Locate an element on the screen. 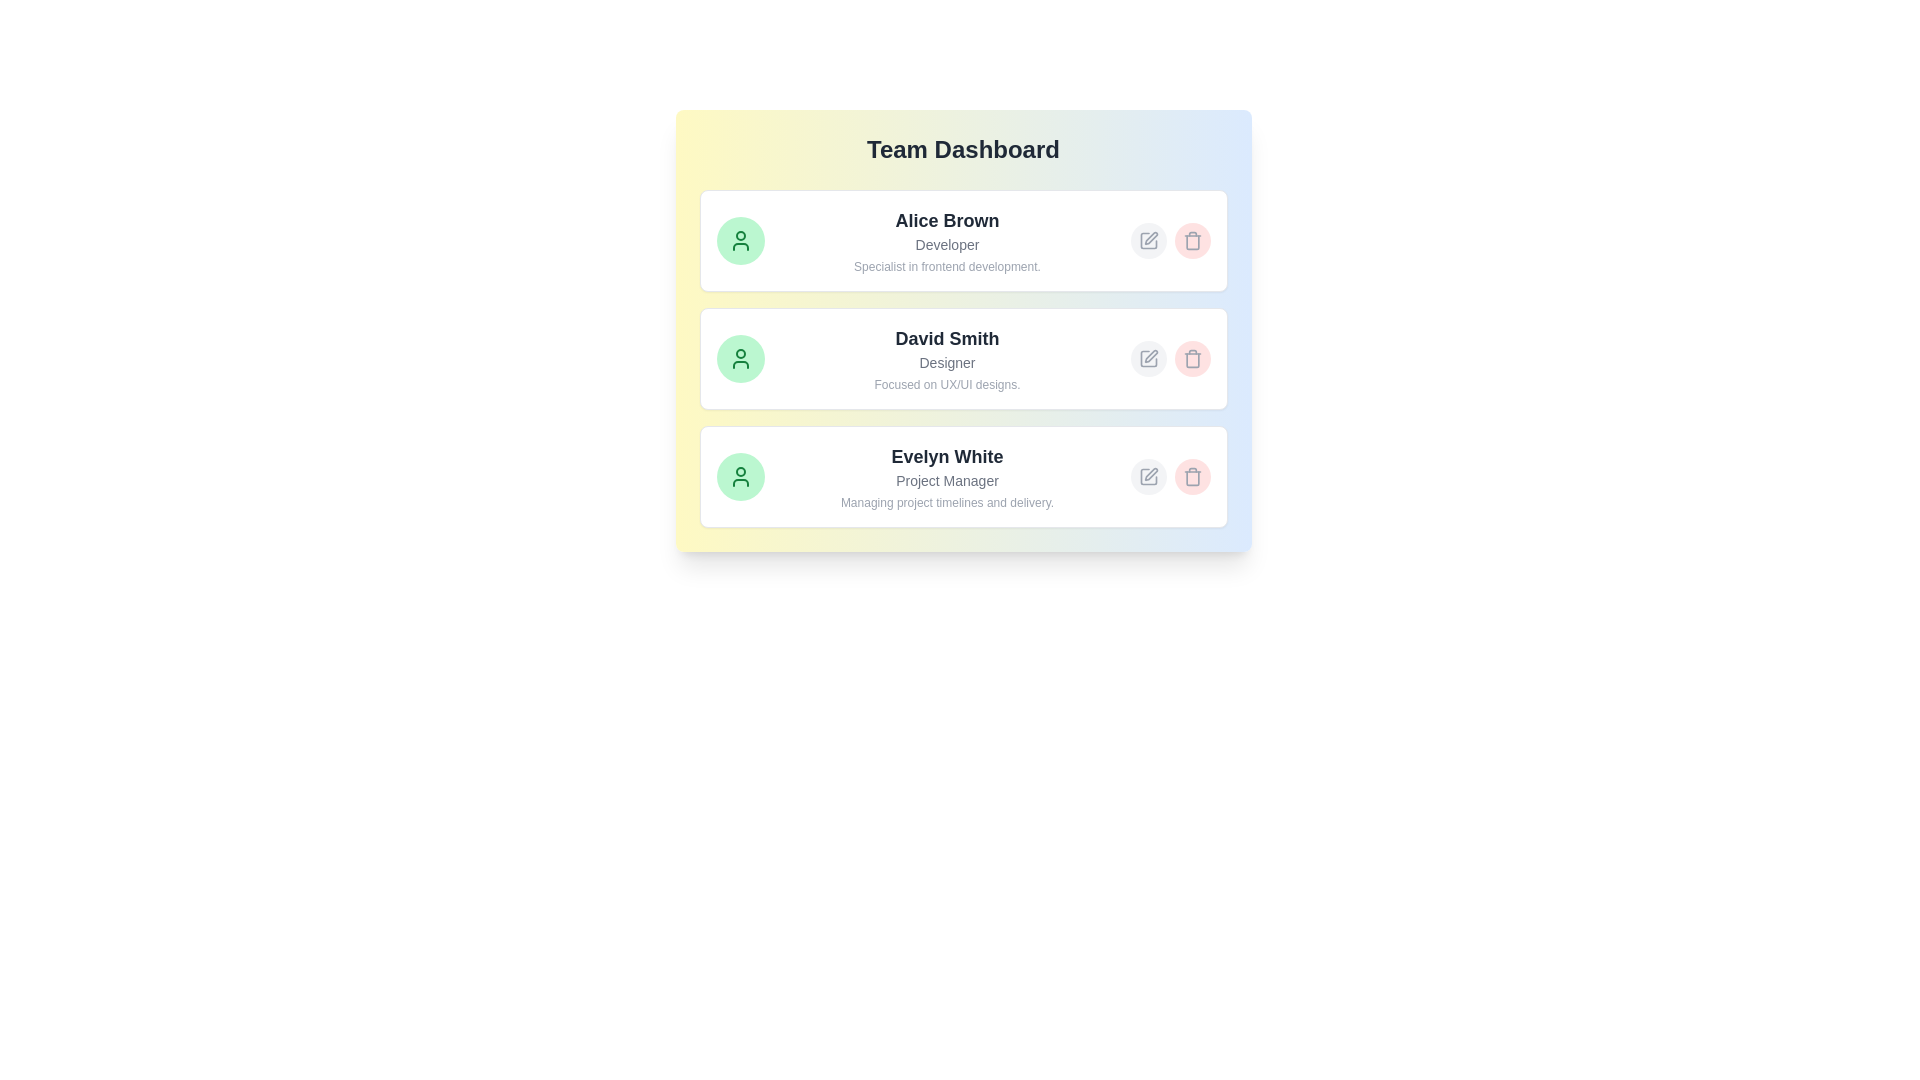 The image size is (1920, 1080). the trash icon within the circular button is located at coordinates (1192, 477).